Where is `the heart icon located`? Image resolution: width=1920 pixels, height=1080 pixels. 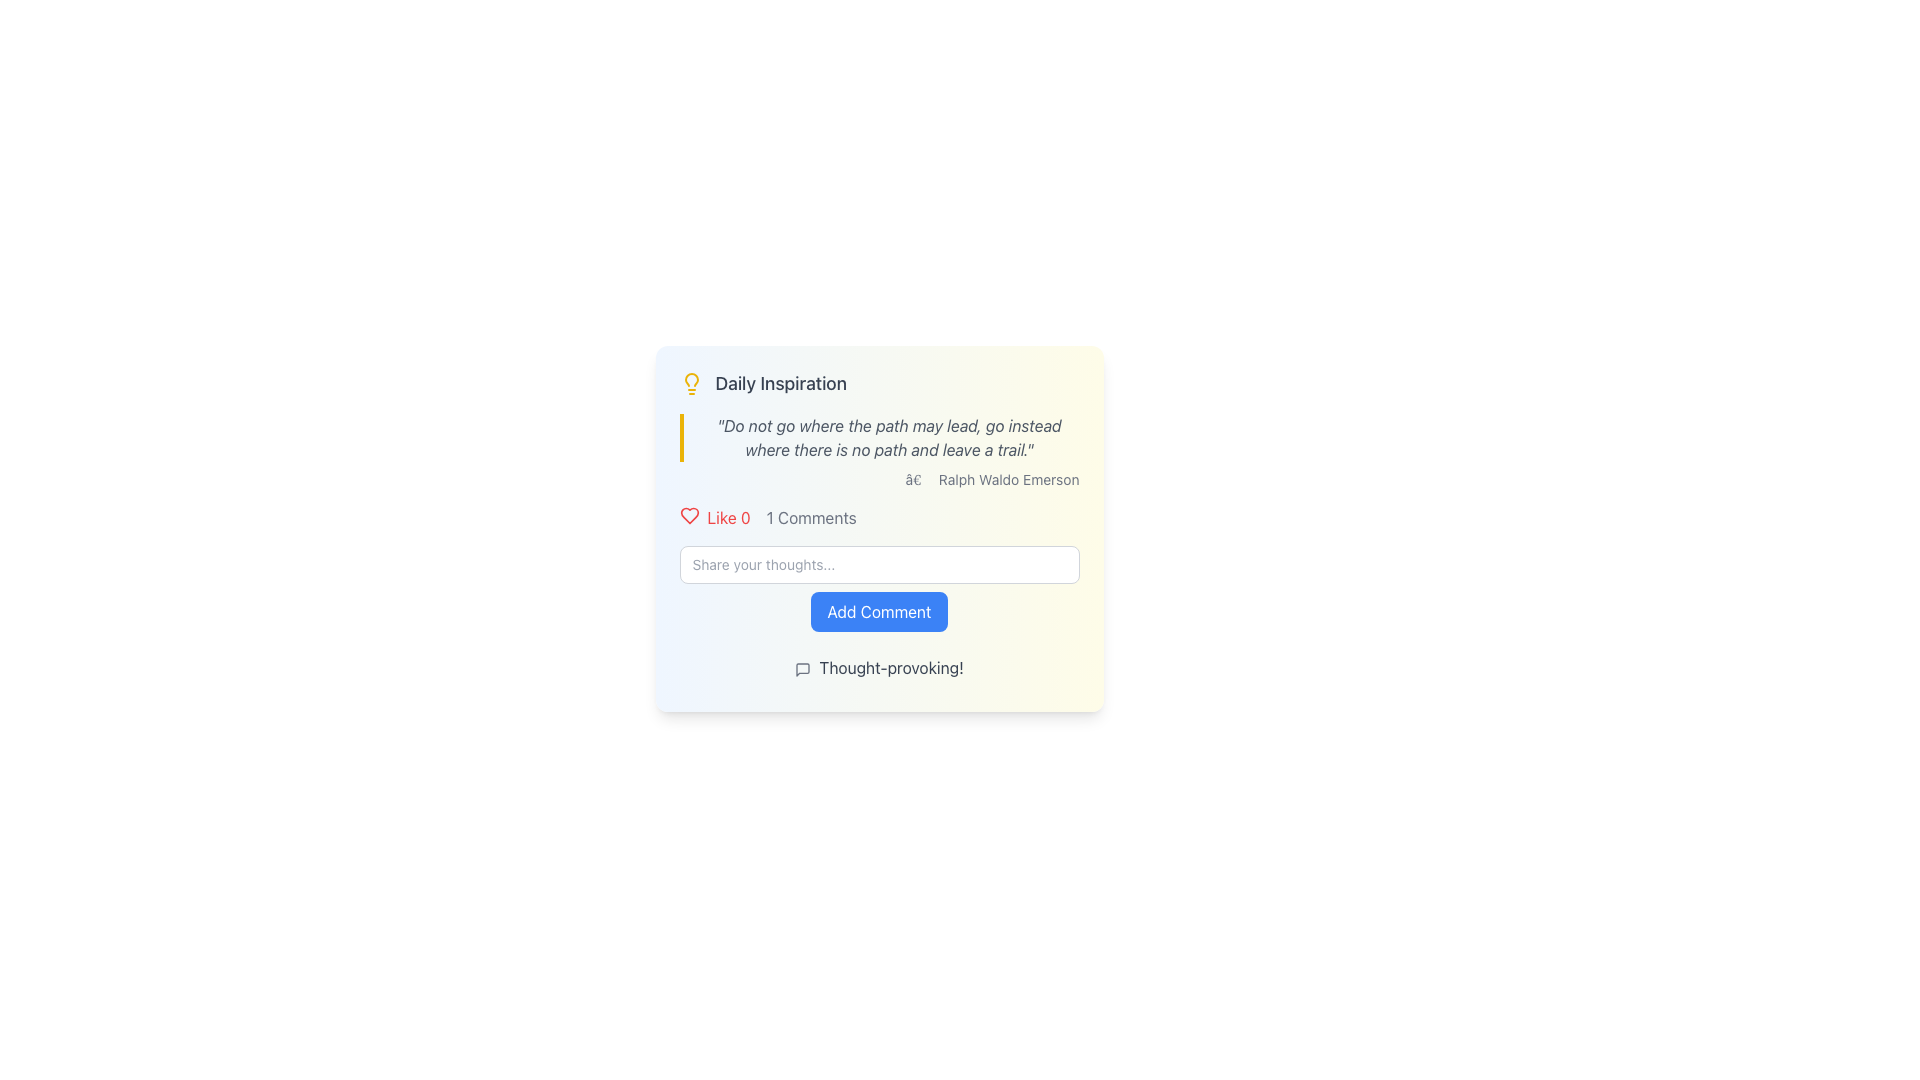
the heart icon located is located at coordinates (689, 515).